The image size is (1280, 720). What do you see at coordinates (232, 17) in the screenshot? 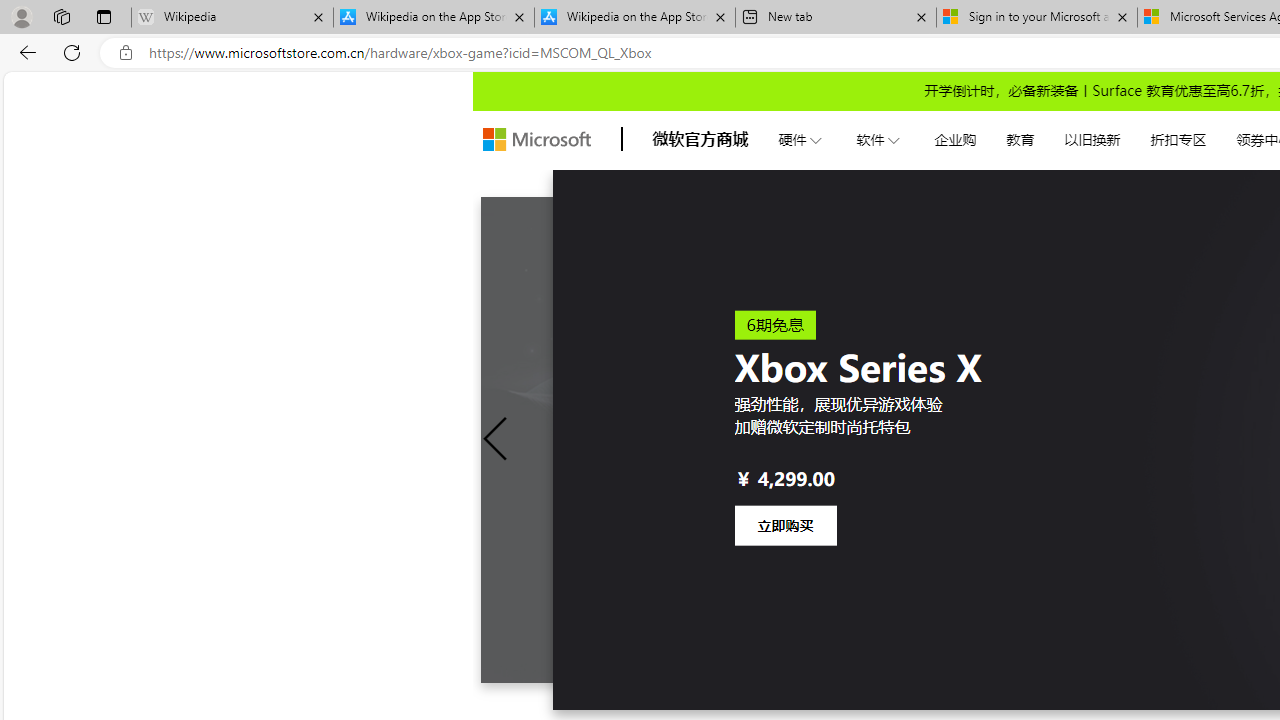
I see `'Wikipedia - Sleeping'` at bounding box center [232, 17].